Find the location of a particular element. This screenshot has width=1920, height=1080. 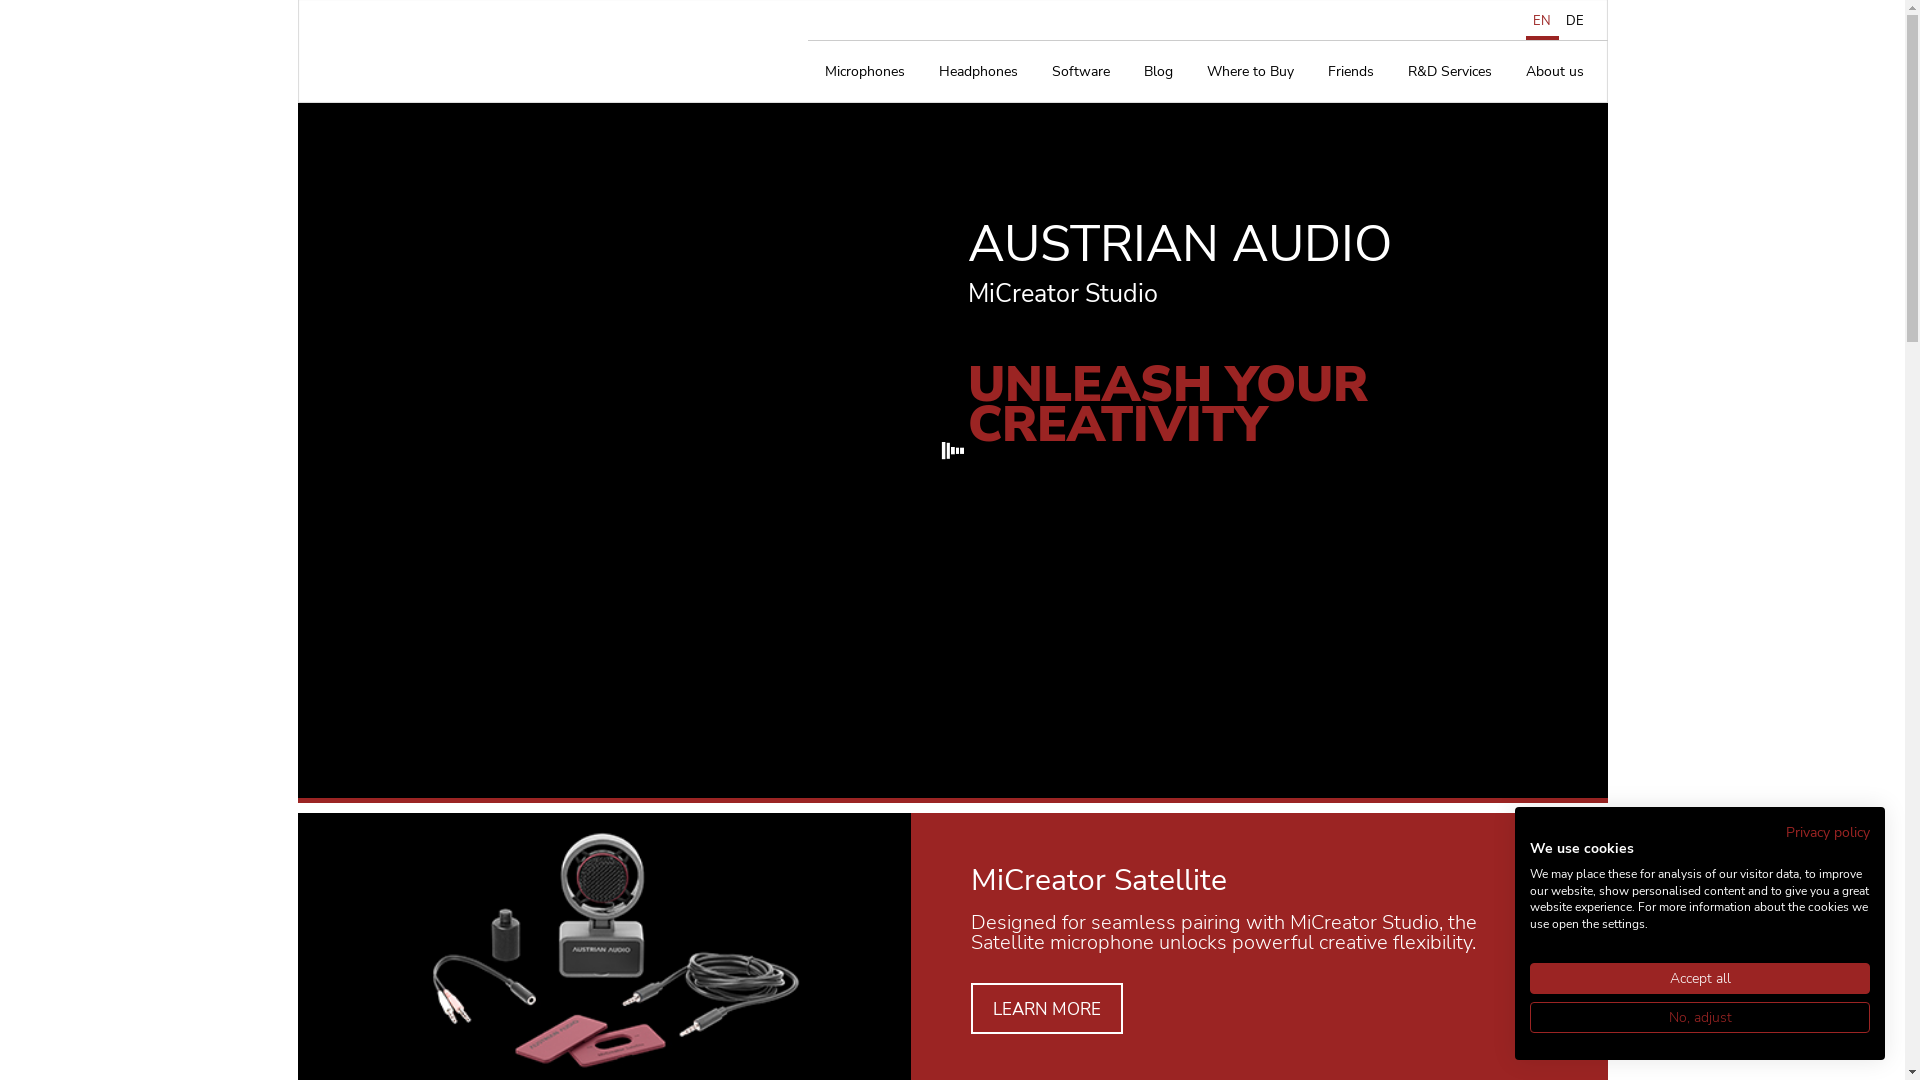

'Headphones' is located at coordinates (978, 71).